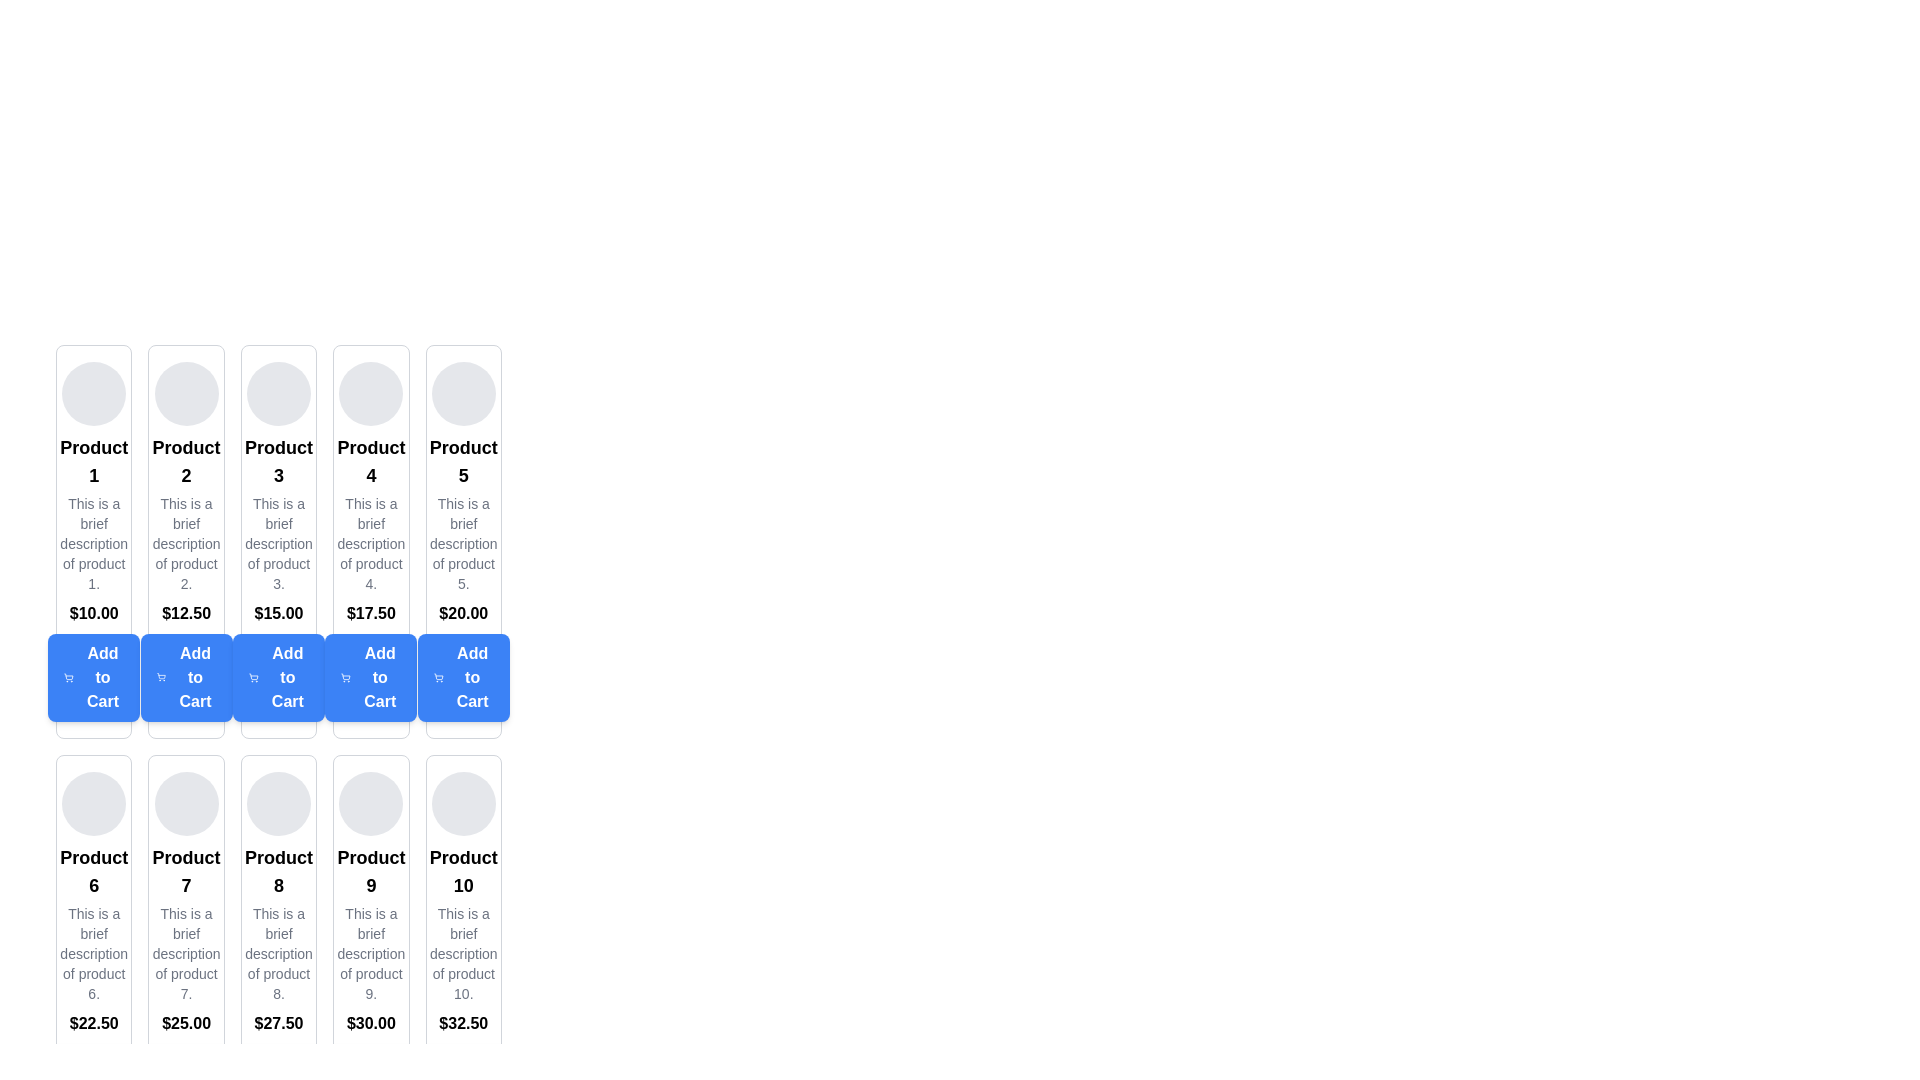 This screenshot has height=1080, width=1920. What do you see at coordinates (462, 543) in the screenshot?
I see `text from the Text block containing 'This is a brief description of product 5.', which is styled in a smaller font size and located beneath the title 'Product 5'` at bounding box center [462, 543].